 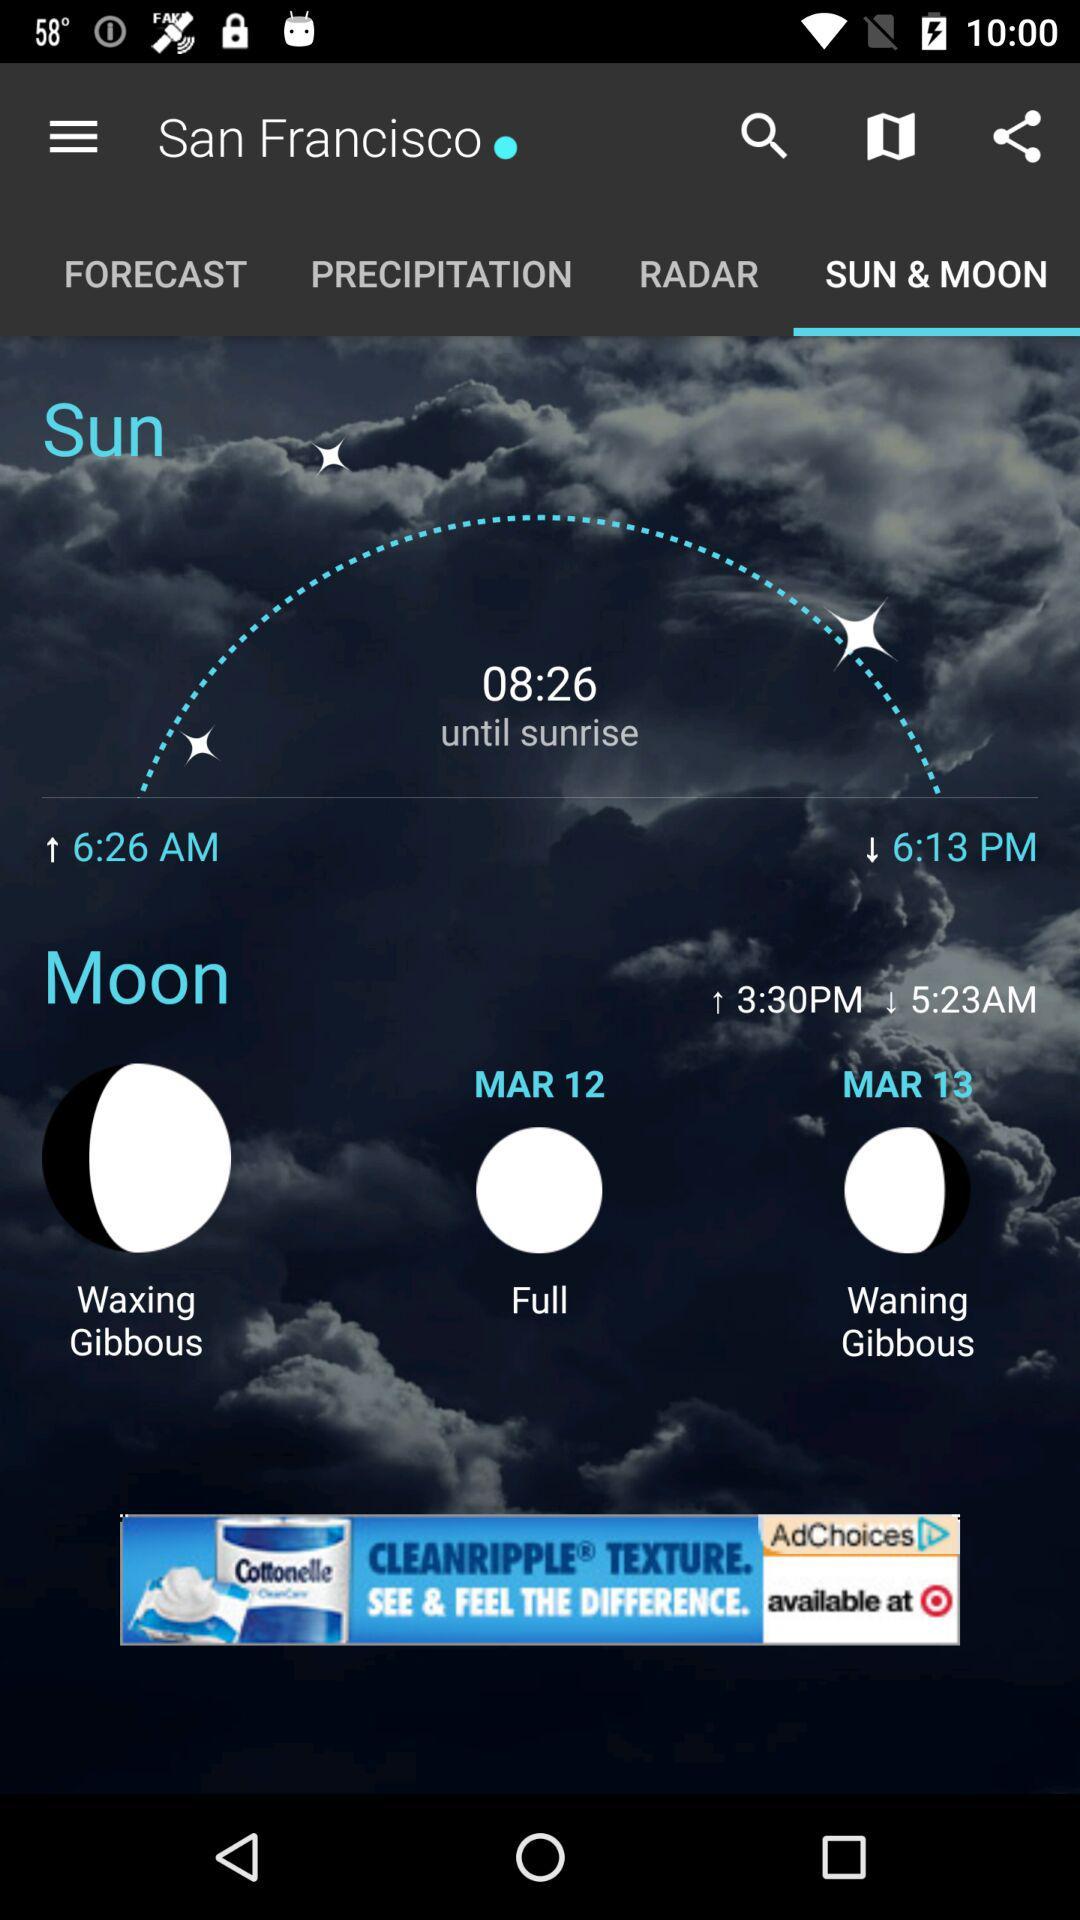 I want to click on item next to full, so click(x=135, y=1319).